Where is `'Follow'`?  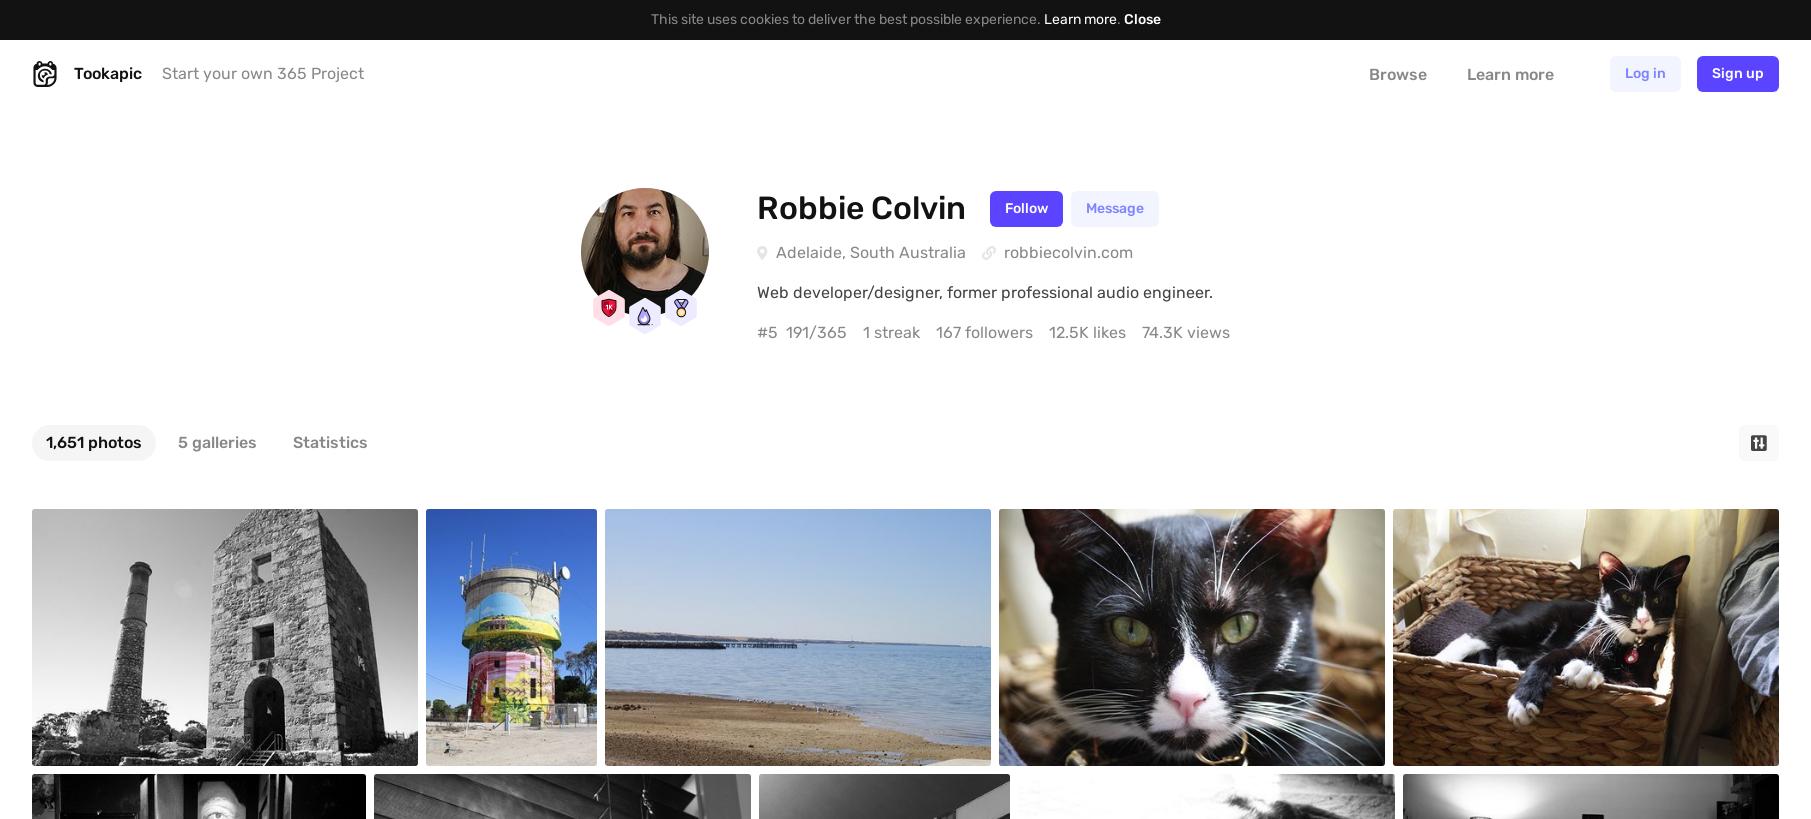
'Follow' is located at coordinates (1026, 207).